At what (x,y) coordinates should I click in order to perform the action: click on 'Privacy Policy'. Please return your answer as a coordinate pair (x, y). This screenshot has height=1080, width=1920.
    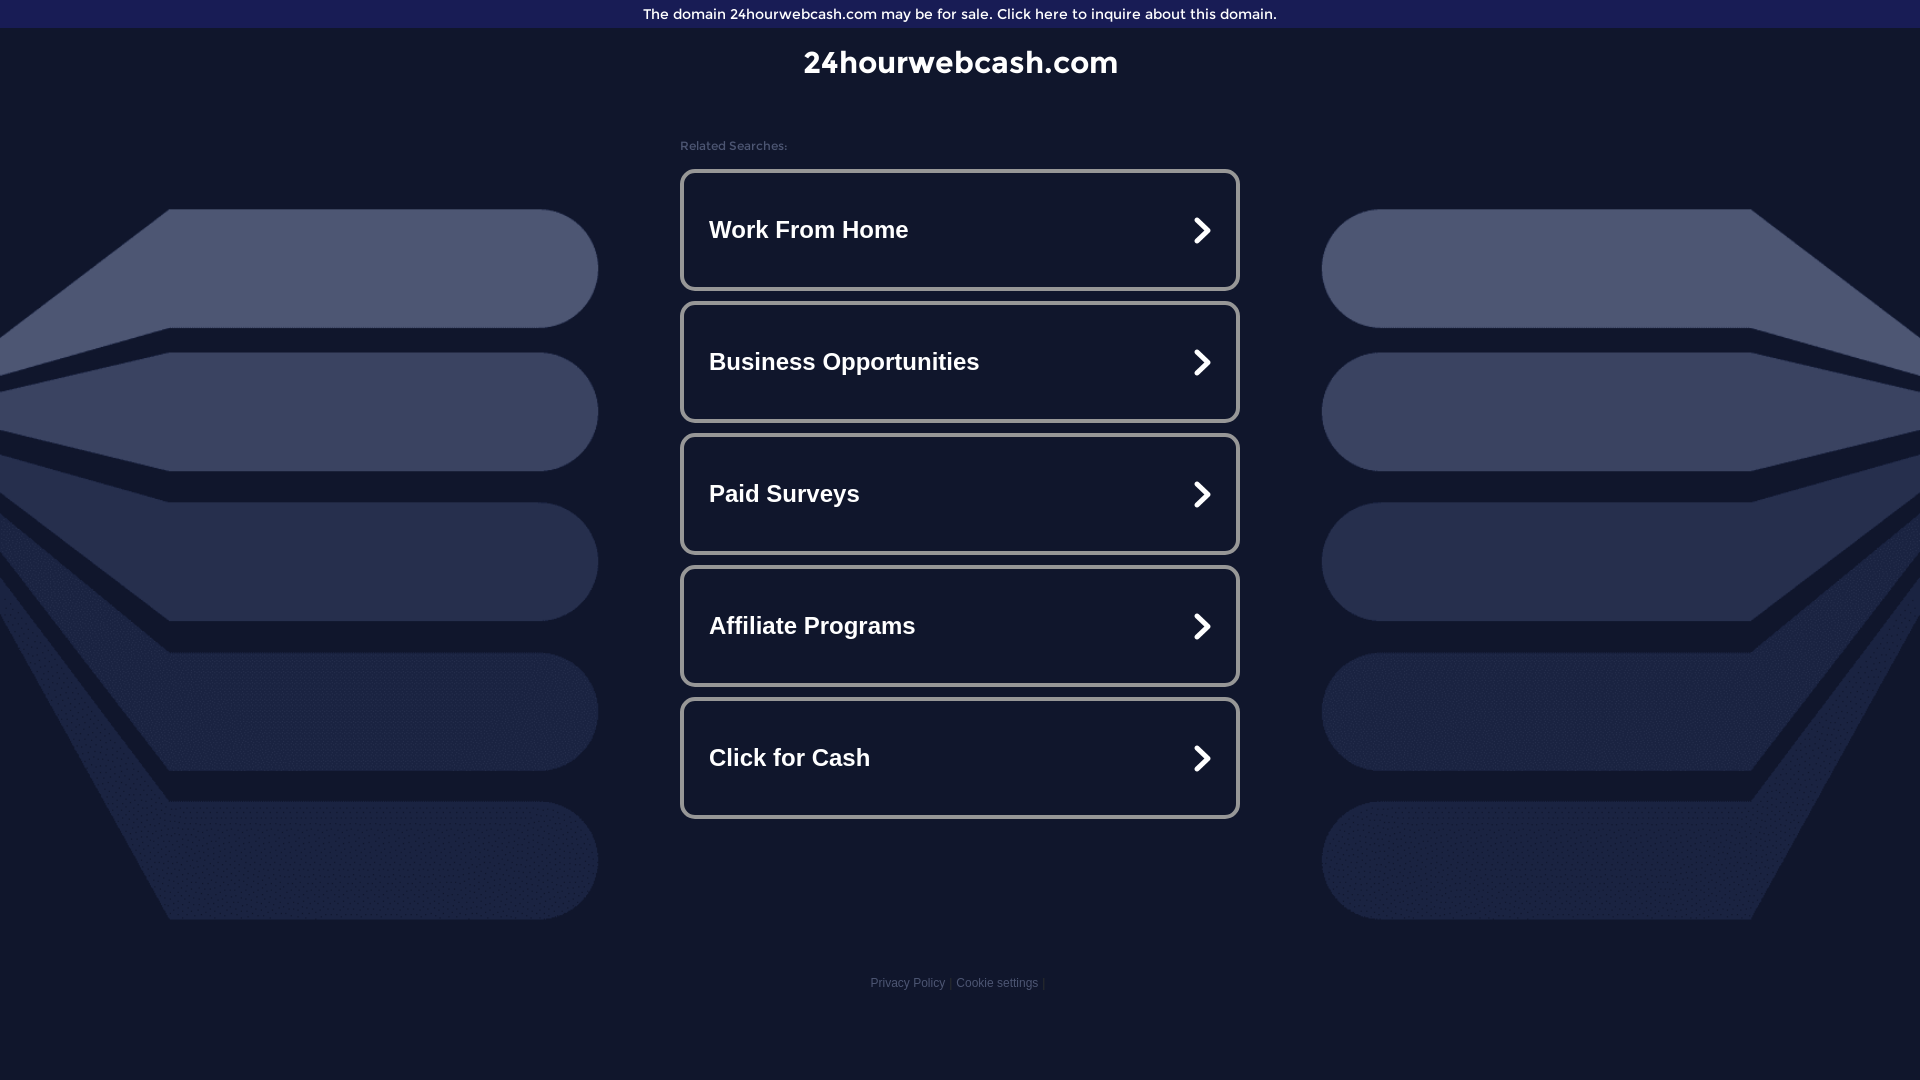
    Looking at the image, I should click on (906, 982).